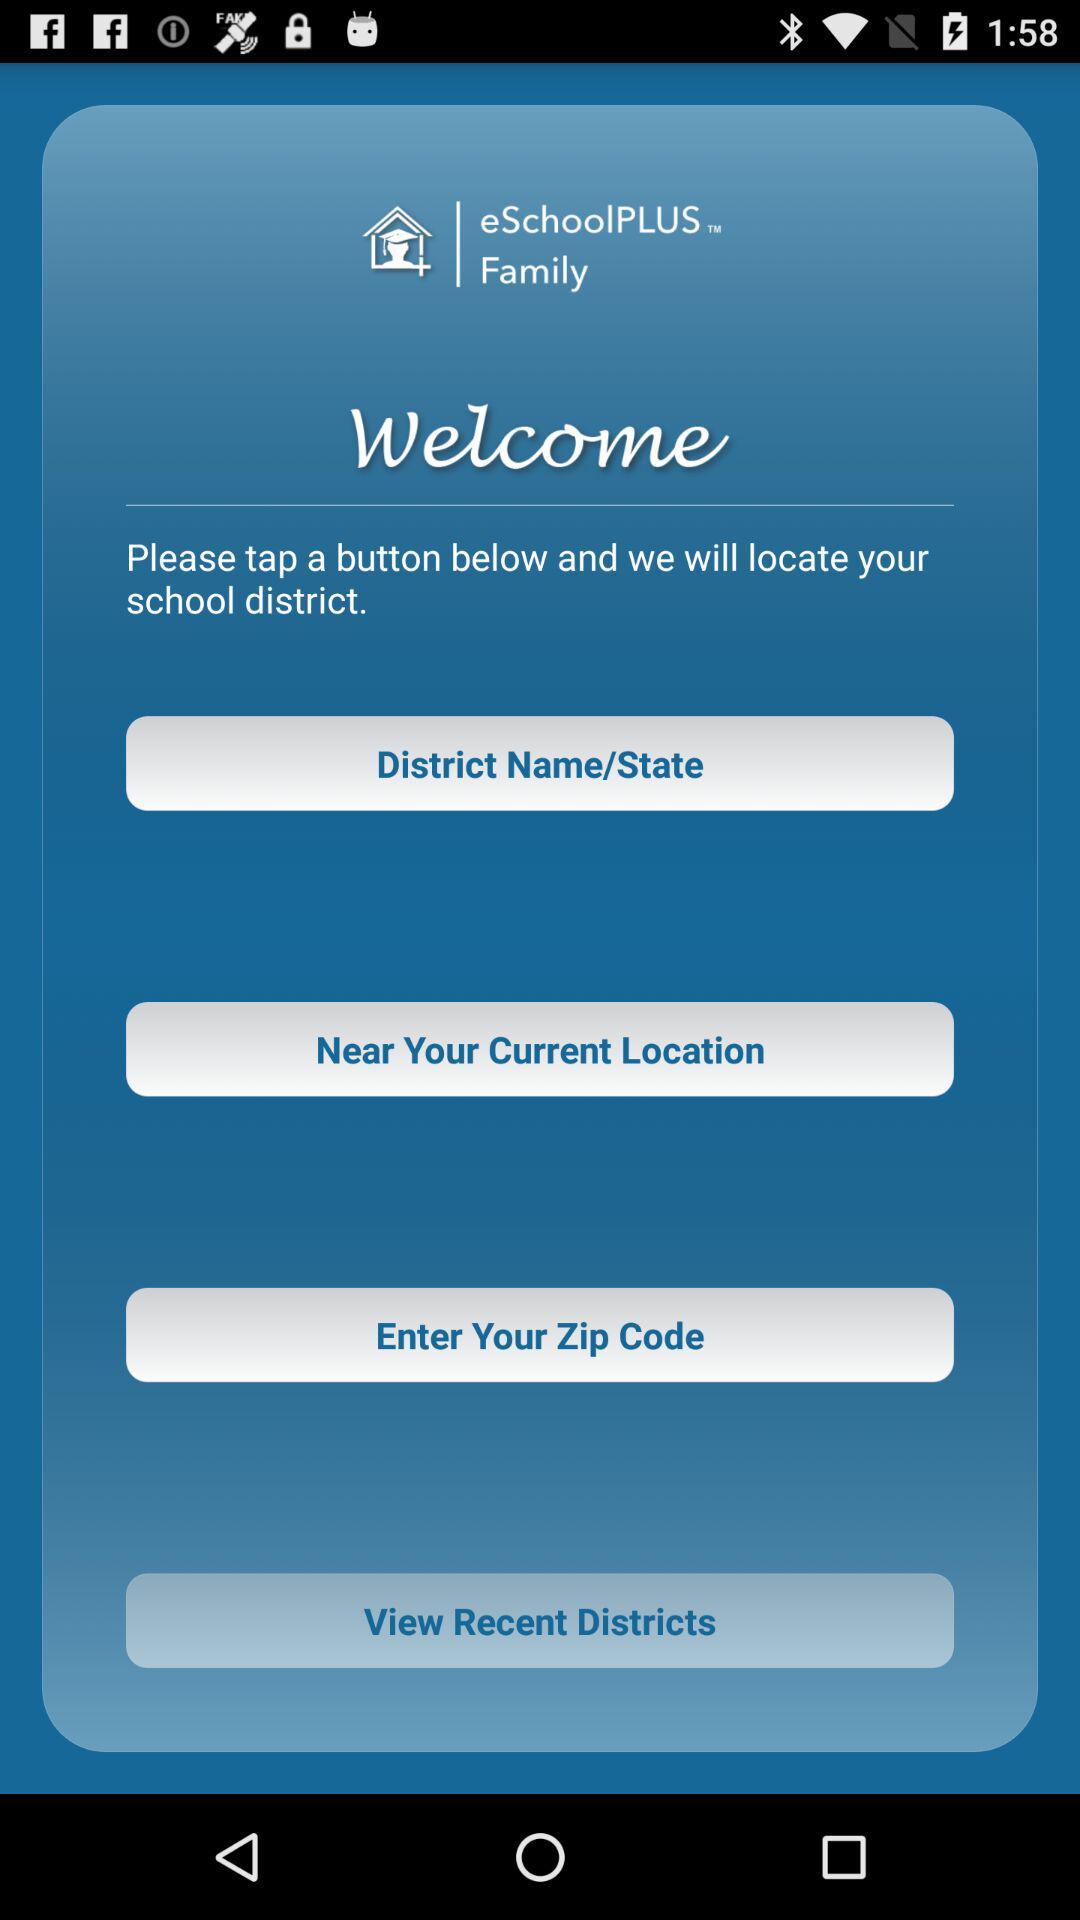 This screenshot has height=1920, width=1080. What do you see at coordinates (540, 1048) in the screenshot?
I see `the button above the enter your zip button` at bounding box center [540, 1048].